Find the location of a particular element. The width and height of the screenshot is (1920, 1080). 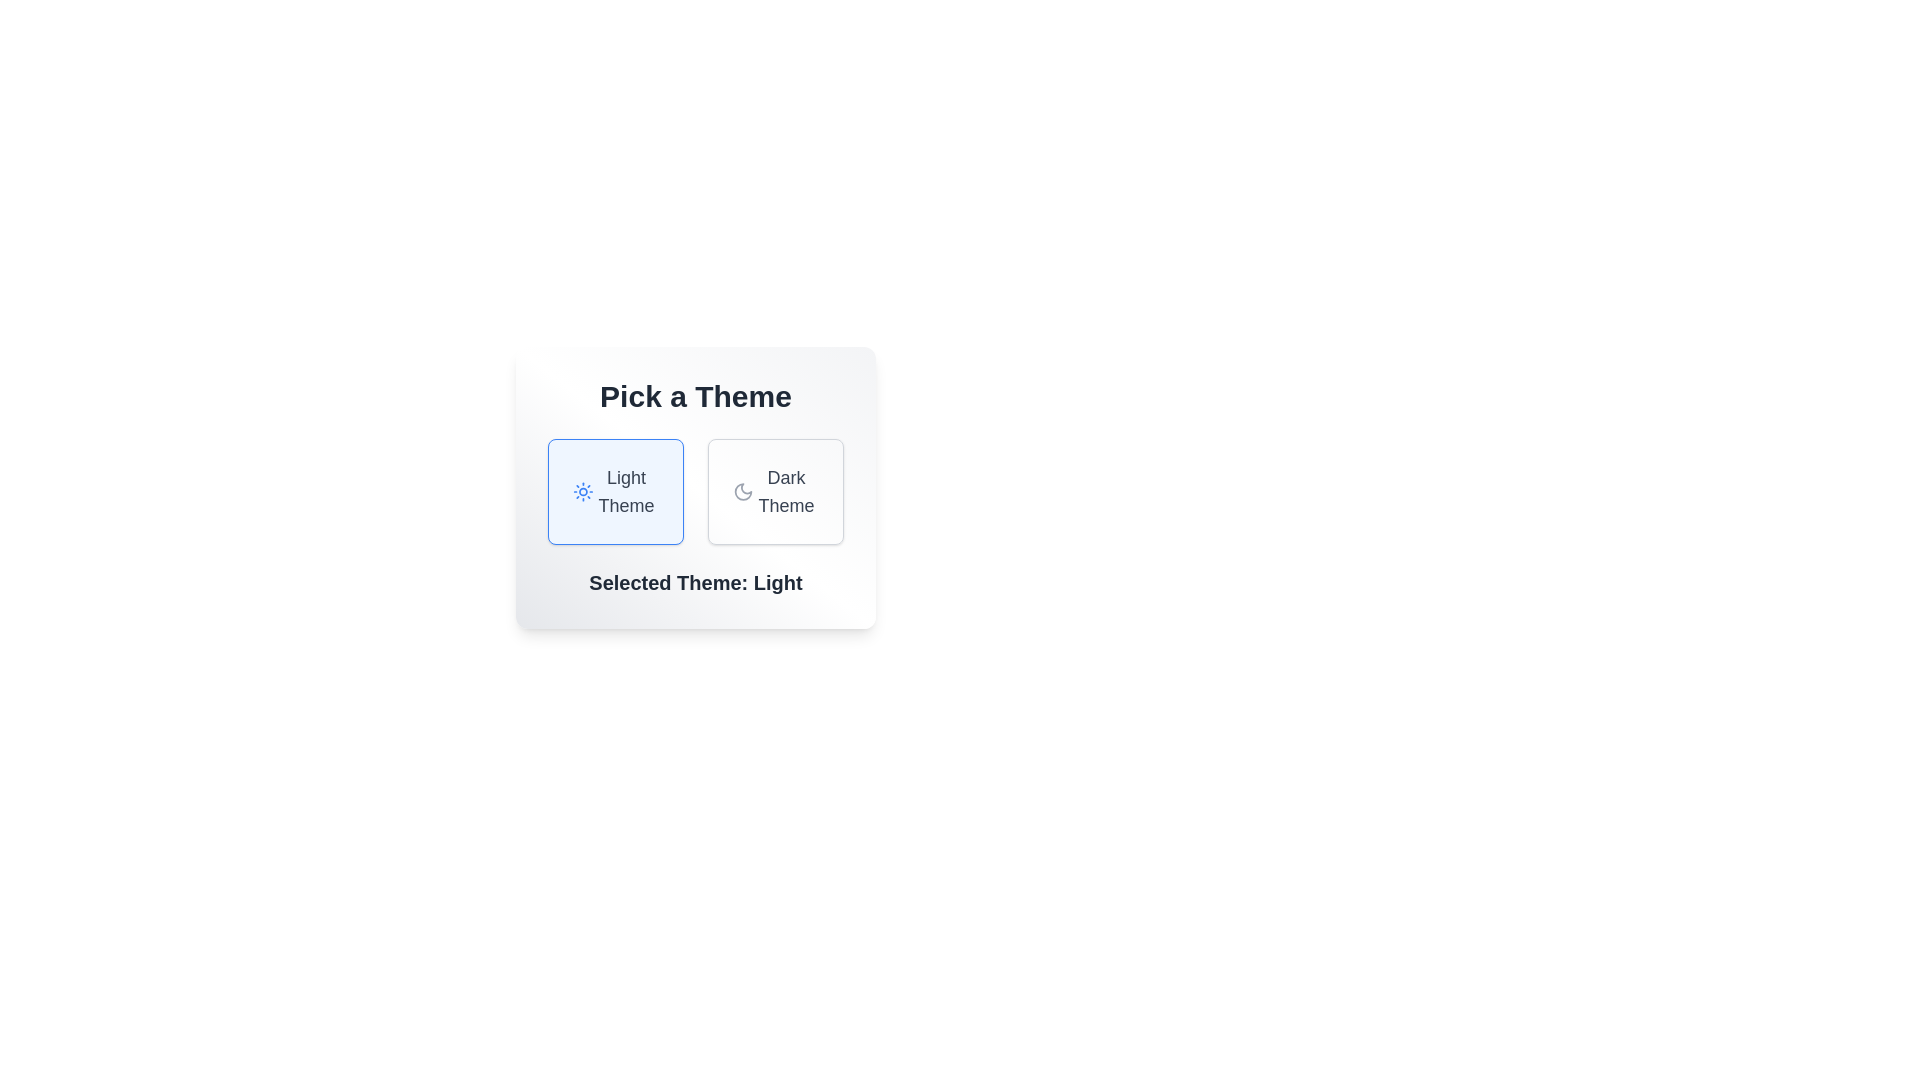

to select the 'Dark Theme' option represented by the icon within the theme selection UI is located at coordinates (742, 492).